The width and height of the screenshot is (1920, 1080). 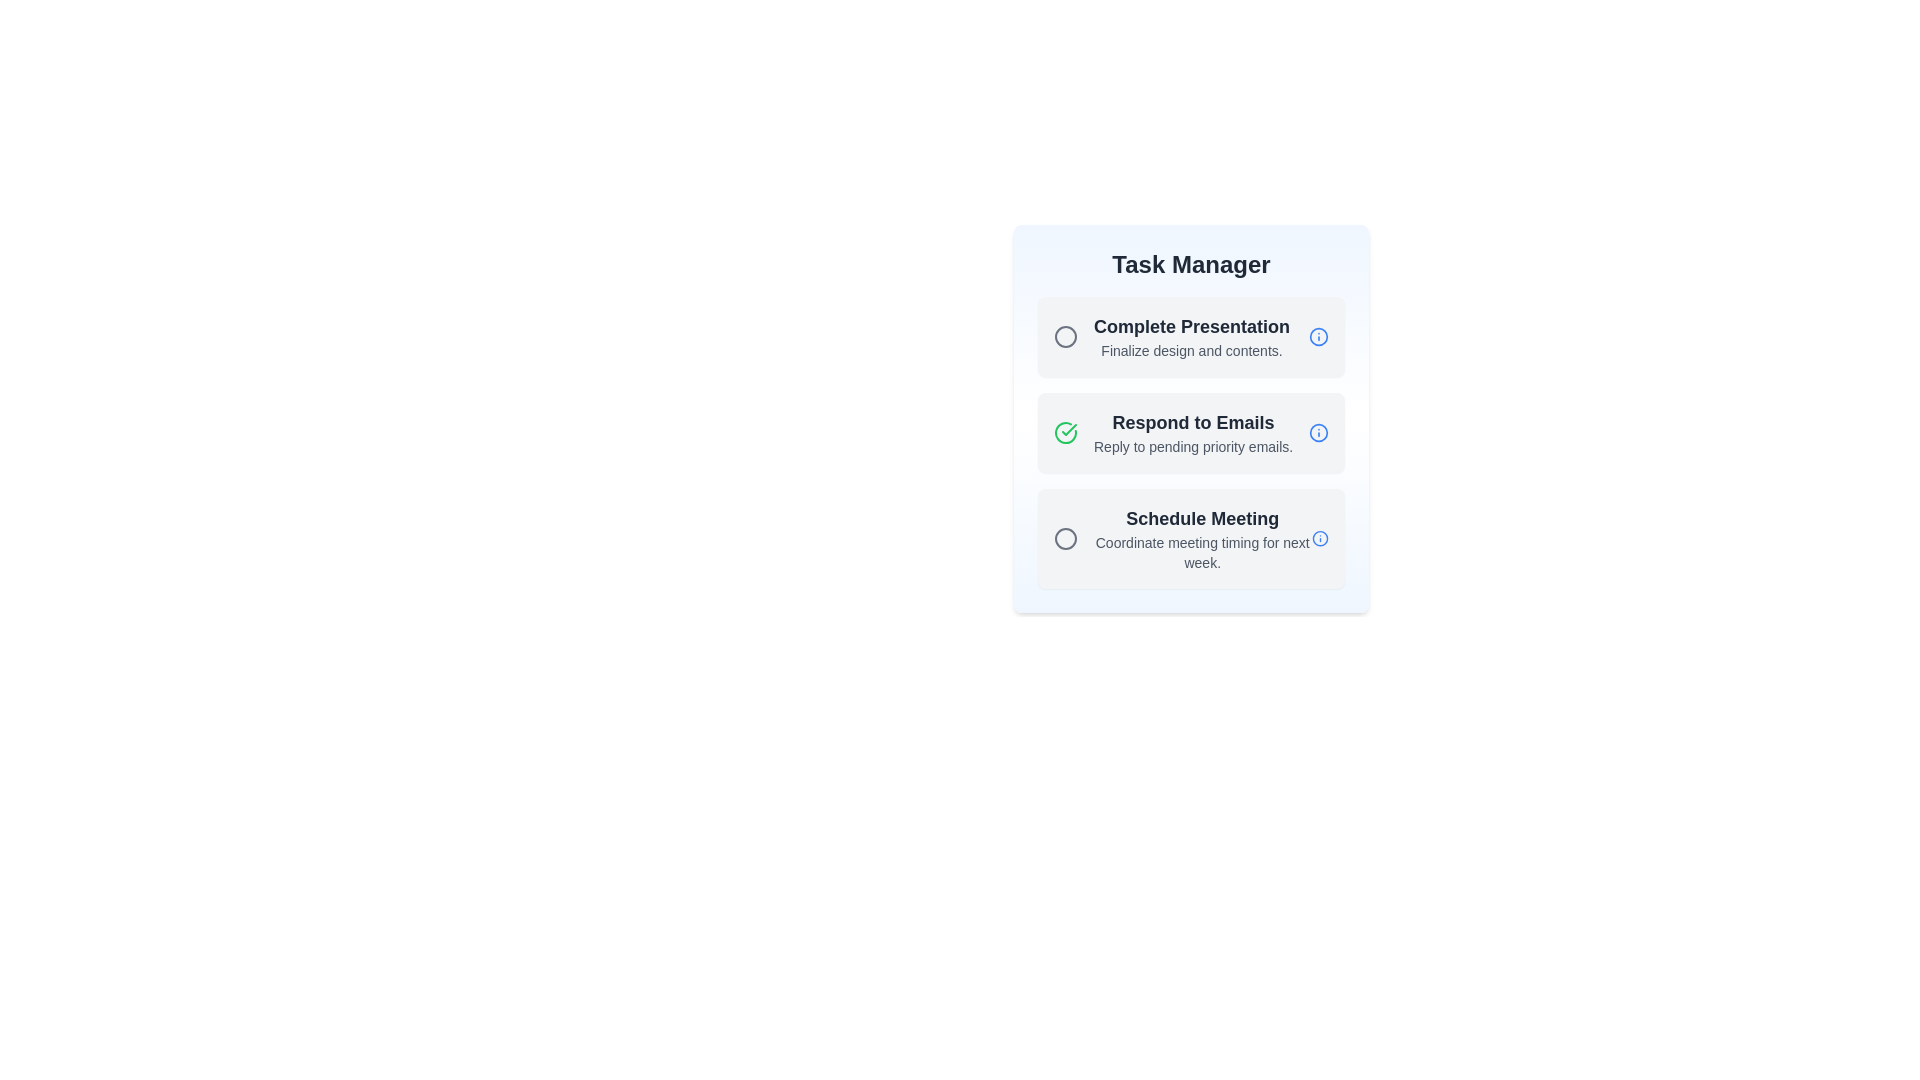 I want to click on the info icon next to the task titled 'Complete Presentation', so click(x=1319, y=335).